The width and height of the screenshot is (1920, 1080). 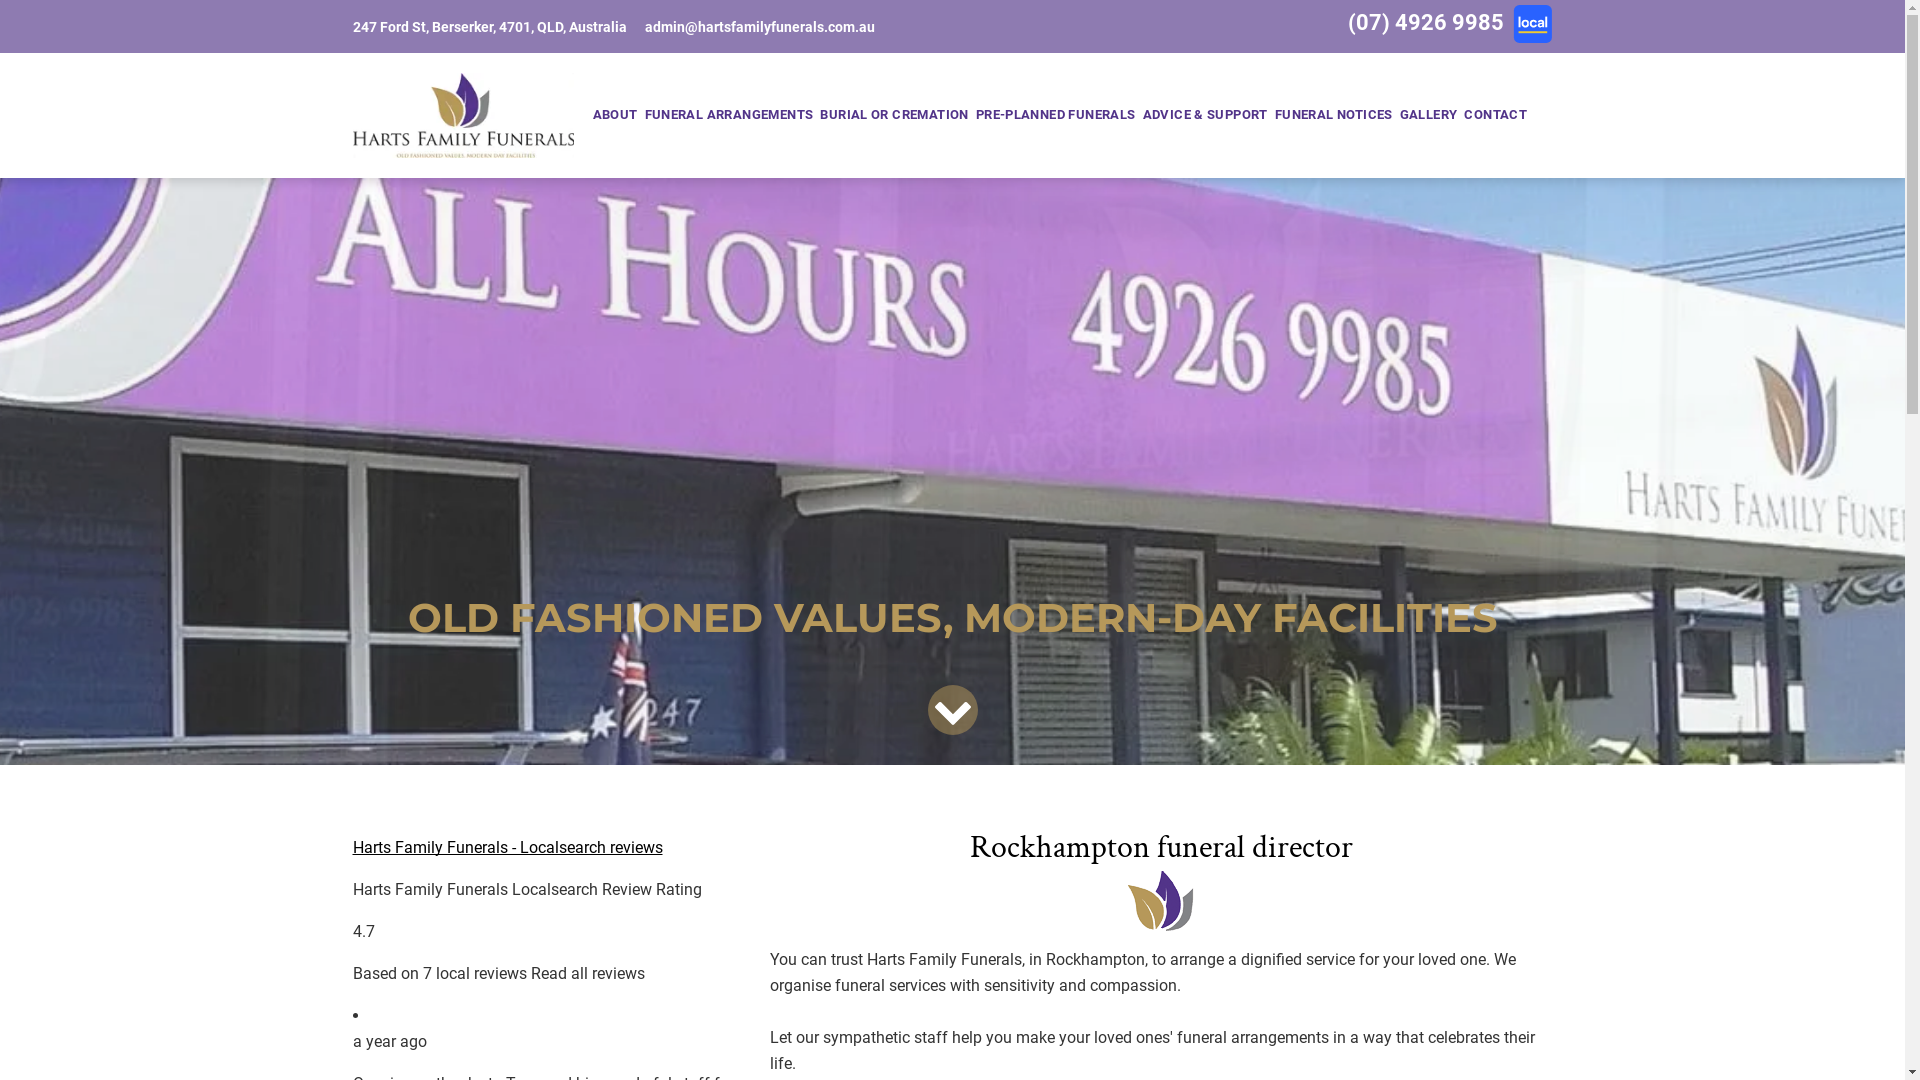 What do you see at coordinates (816, 115) in the screenshot?
I see `'BURIAL OR CREMATION'` at bounding box center [816, 115].